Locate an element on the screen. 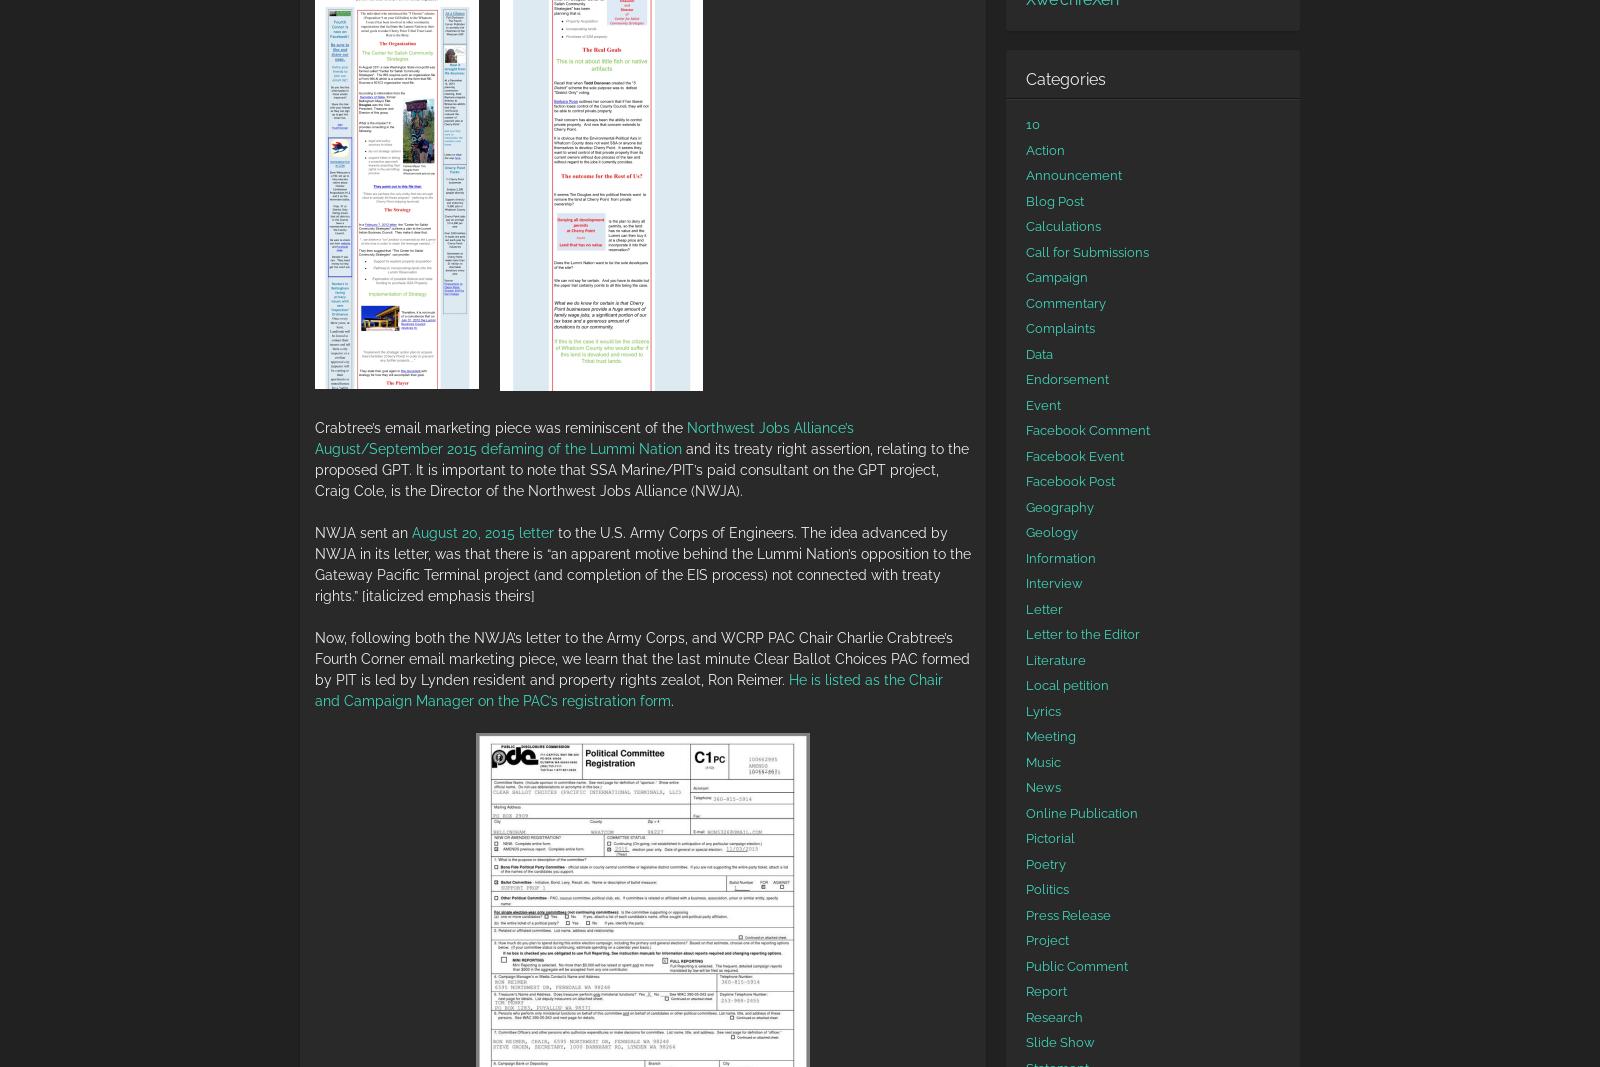 The width and height of the screenshot is (1600, 1067). 'Campaign' is located at coordinates (1025, 277).